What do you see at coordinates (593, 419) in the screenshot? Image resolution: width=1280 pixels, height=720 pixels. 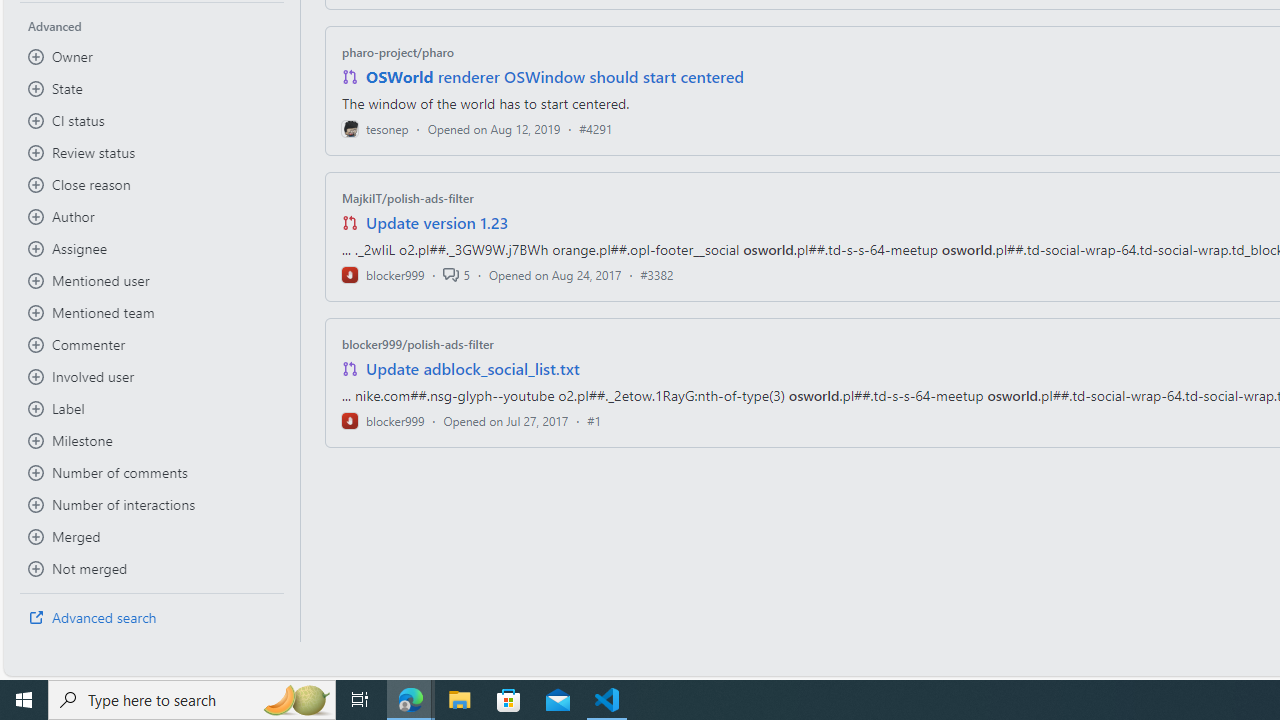 I see `'#1'` at bounding box center [593, 419].